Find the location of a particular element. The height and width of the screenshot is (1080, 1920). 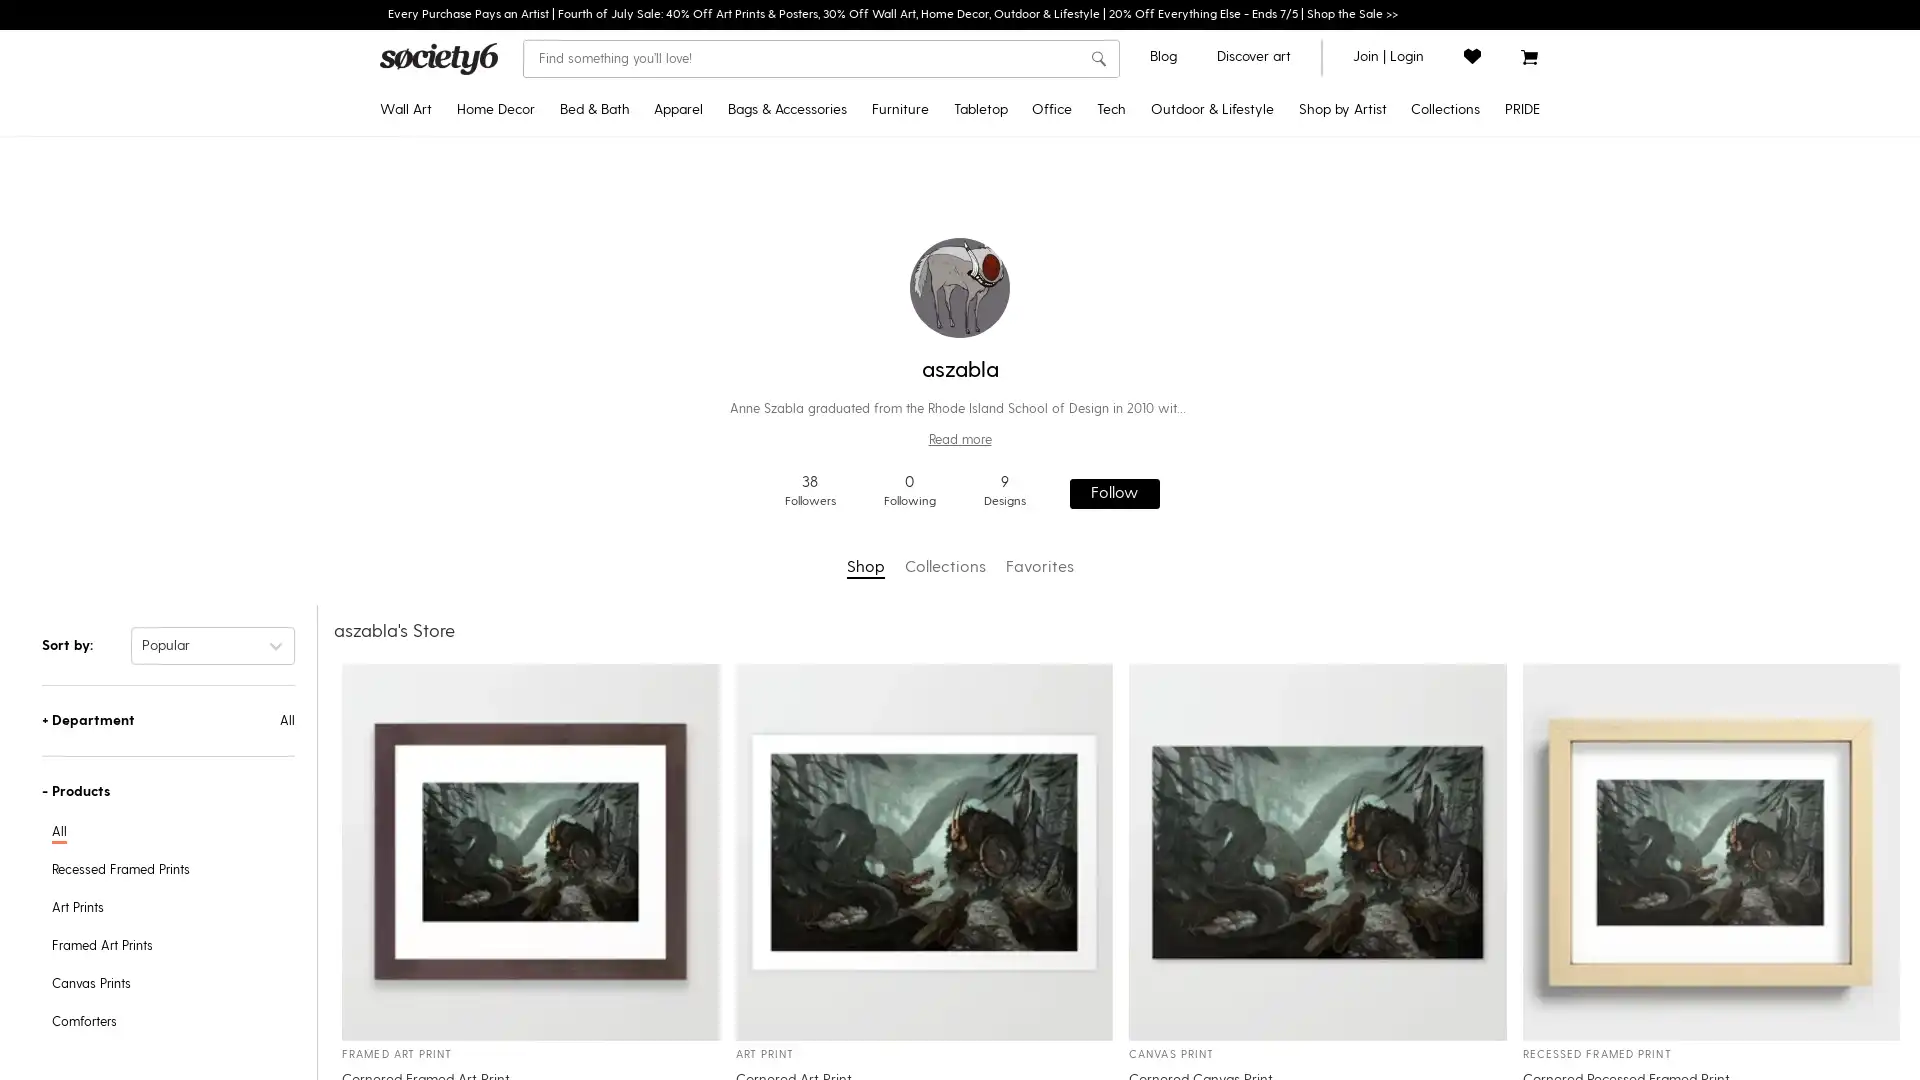

Serving Trays is located at coordinates (1017, 450).